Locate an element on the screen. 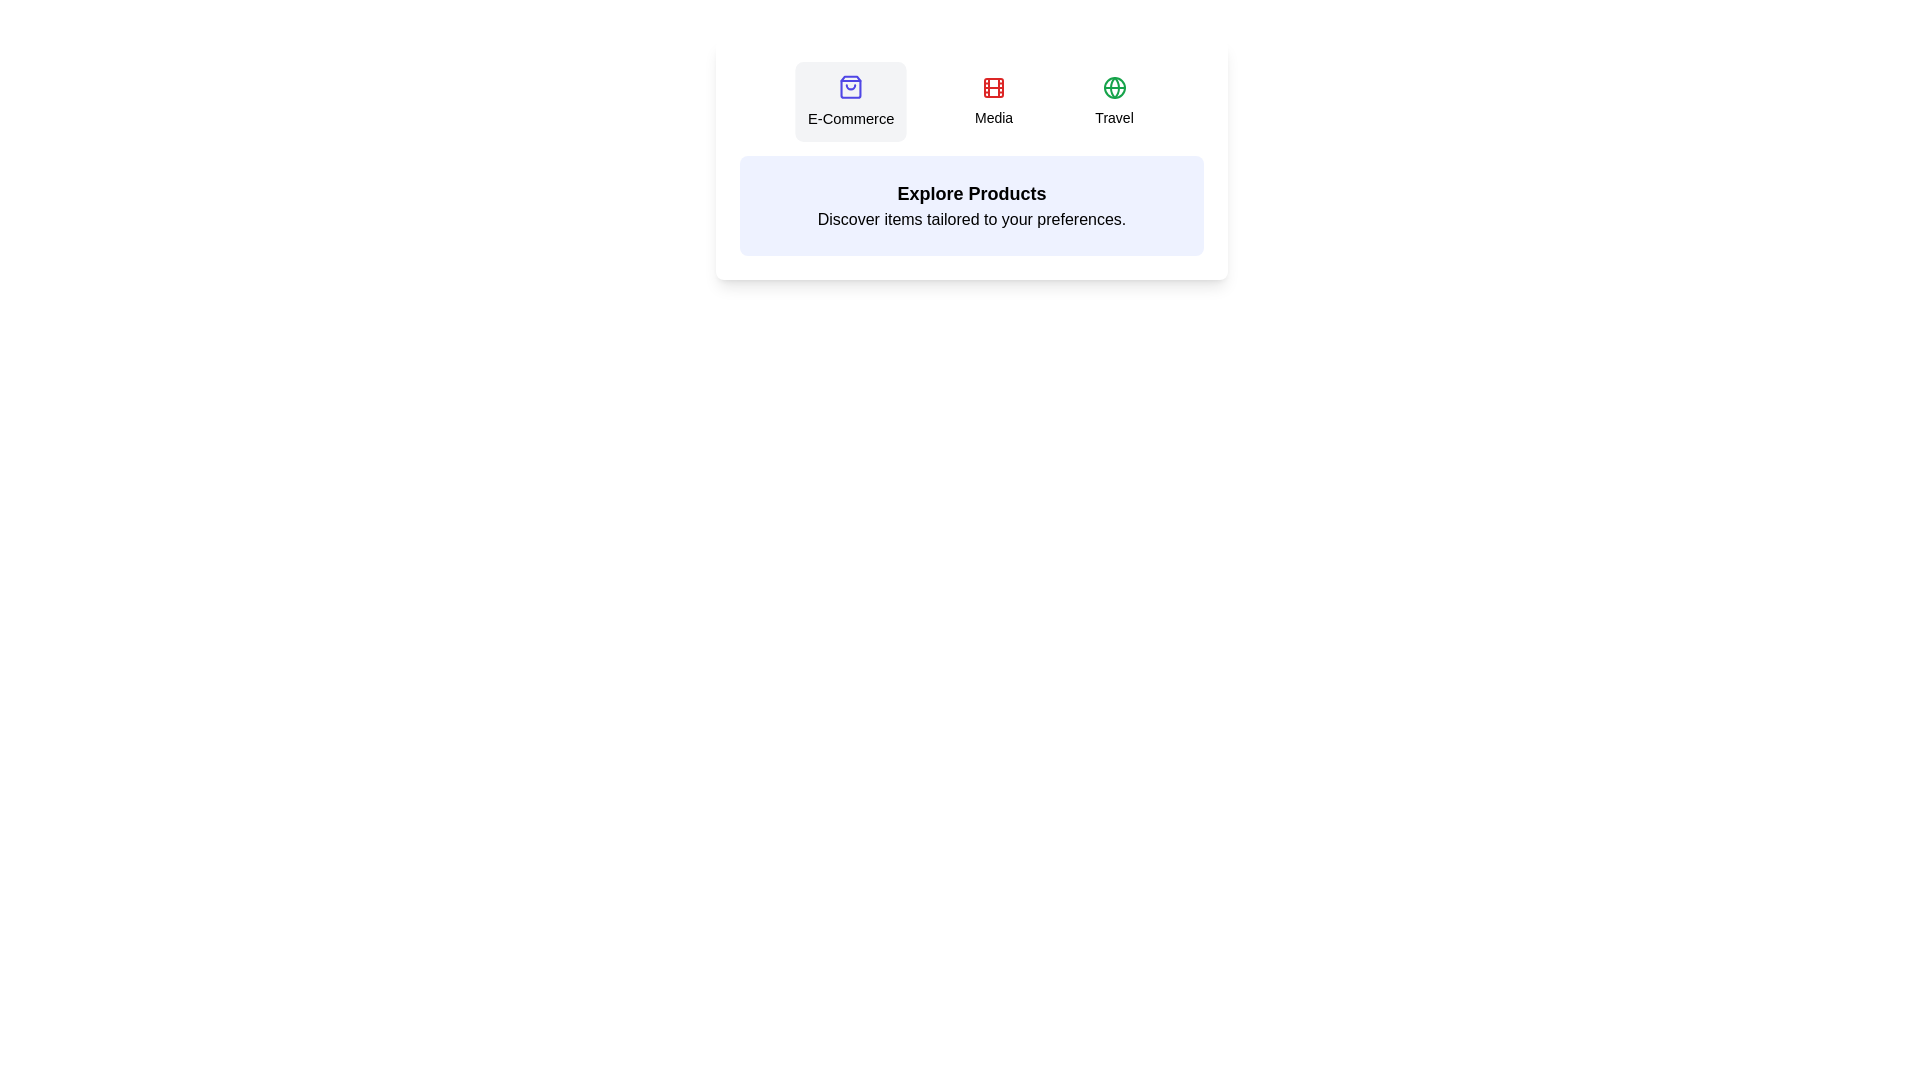 This screenshot has width=1920, height=1080. the tab identified by Media is located at coordinates (993, 101).